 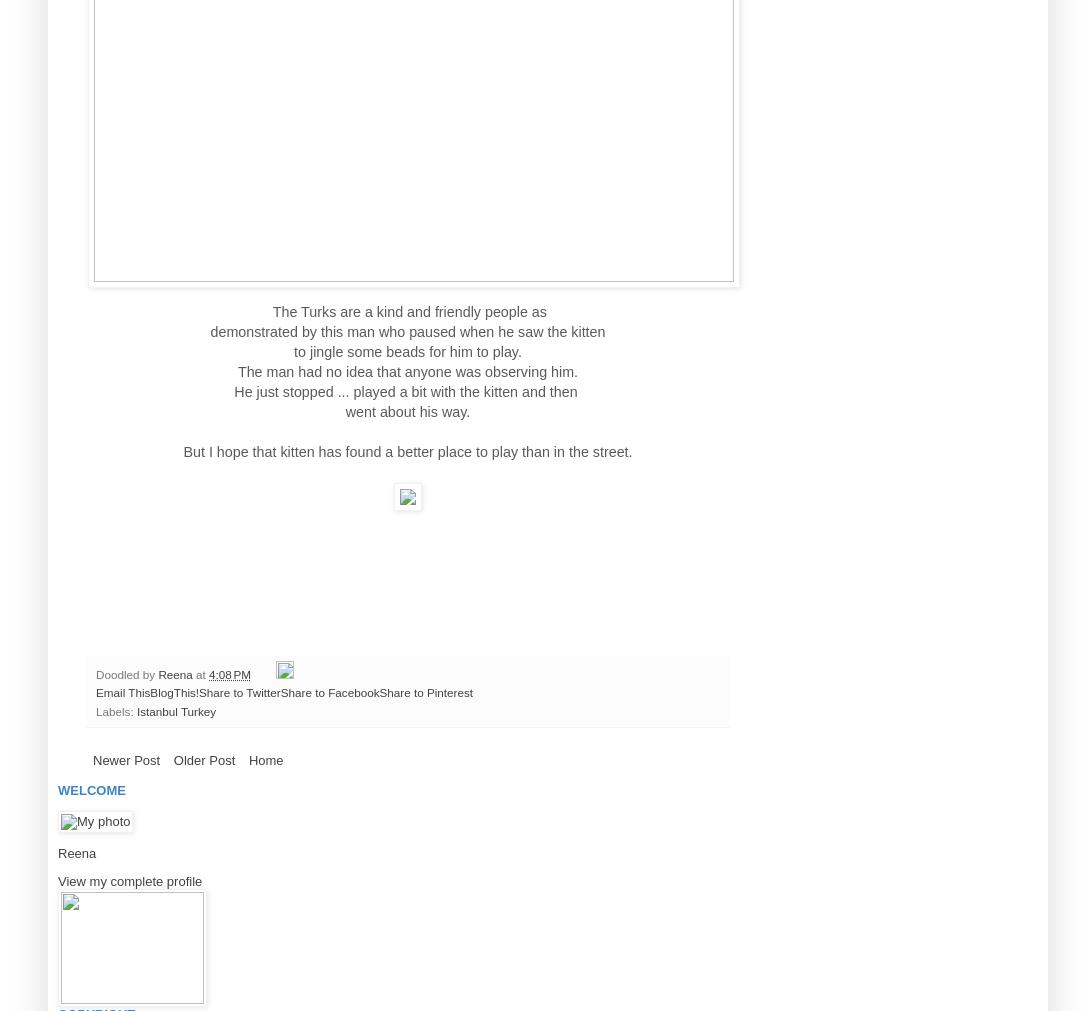 I want to click on 'Older Post', so click(x=203, y=758).